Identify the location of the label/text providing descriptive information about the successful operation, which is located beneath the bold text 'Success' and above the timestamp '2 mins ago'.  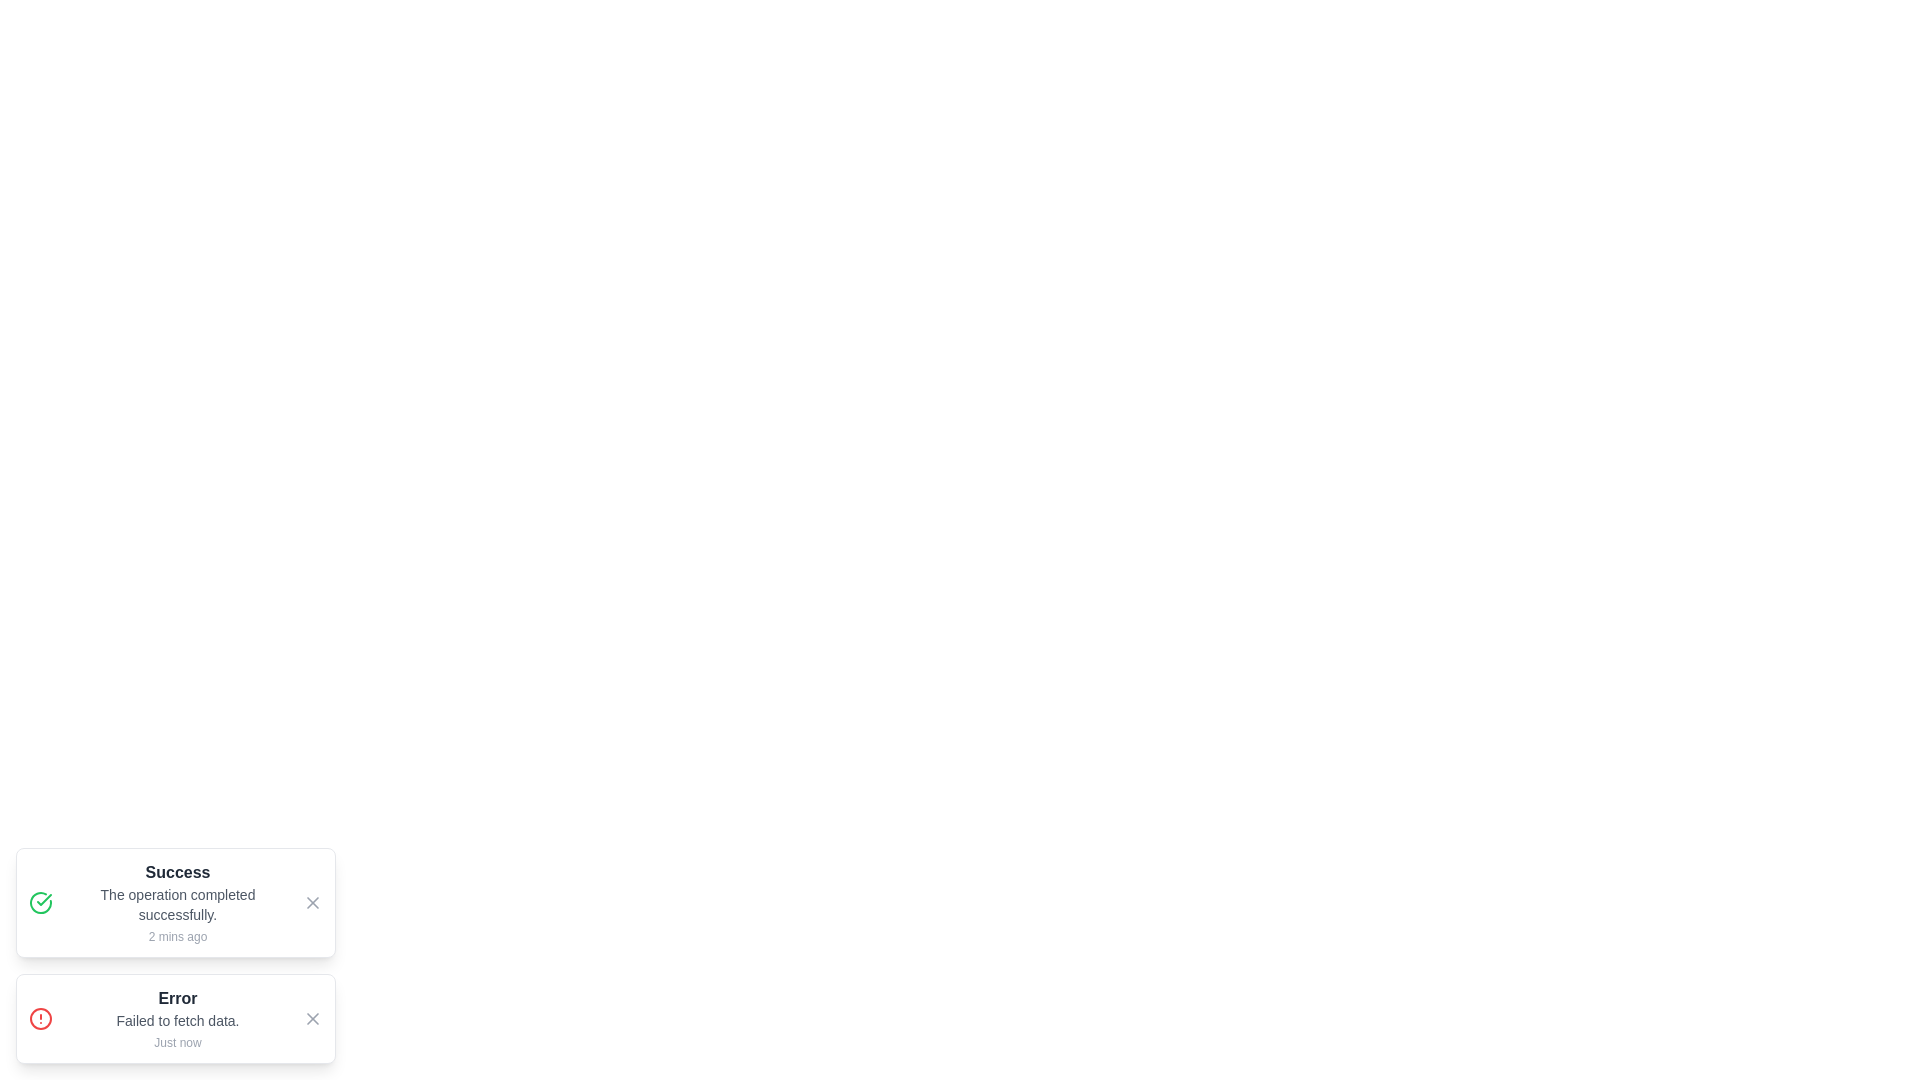
(177, 905).